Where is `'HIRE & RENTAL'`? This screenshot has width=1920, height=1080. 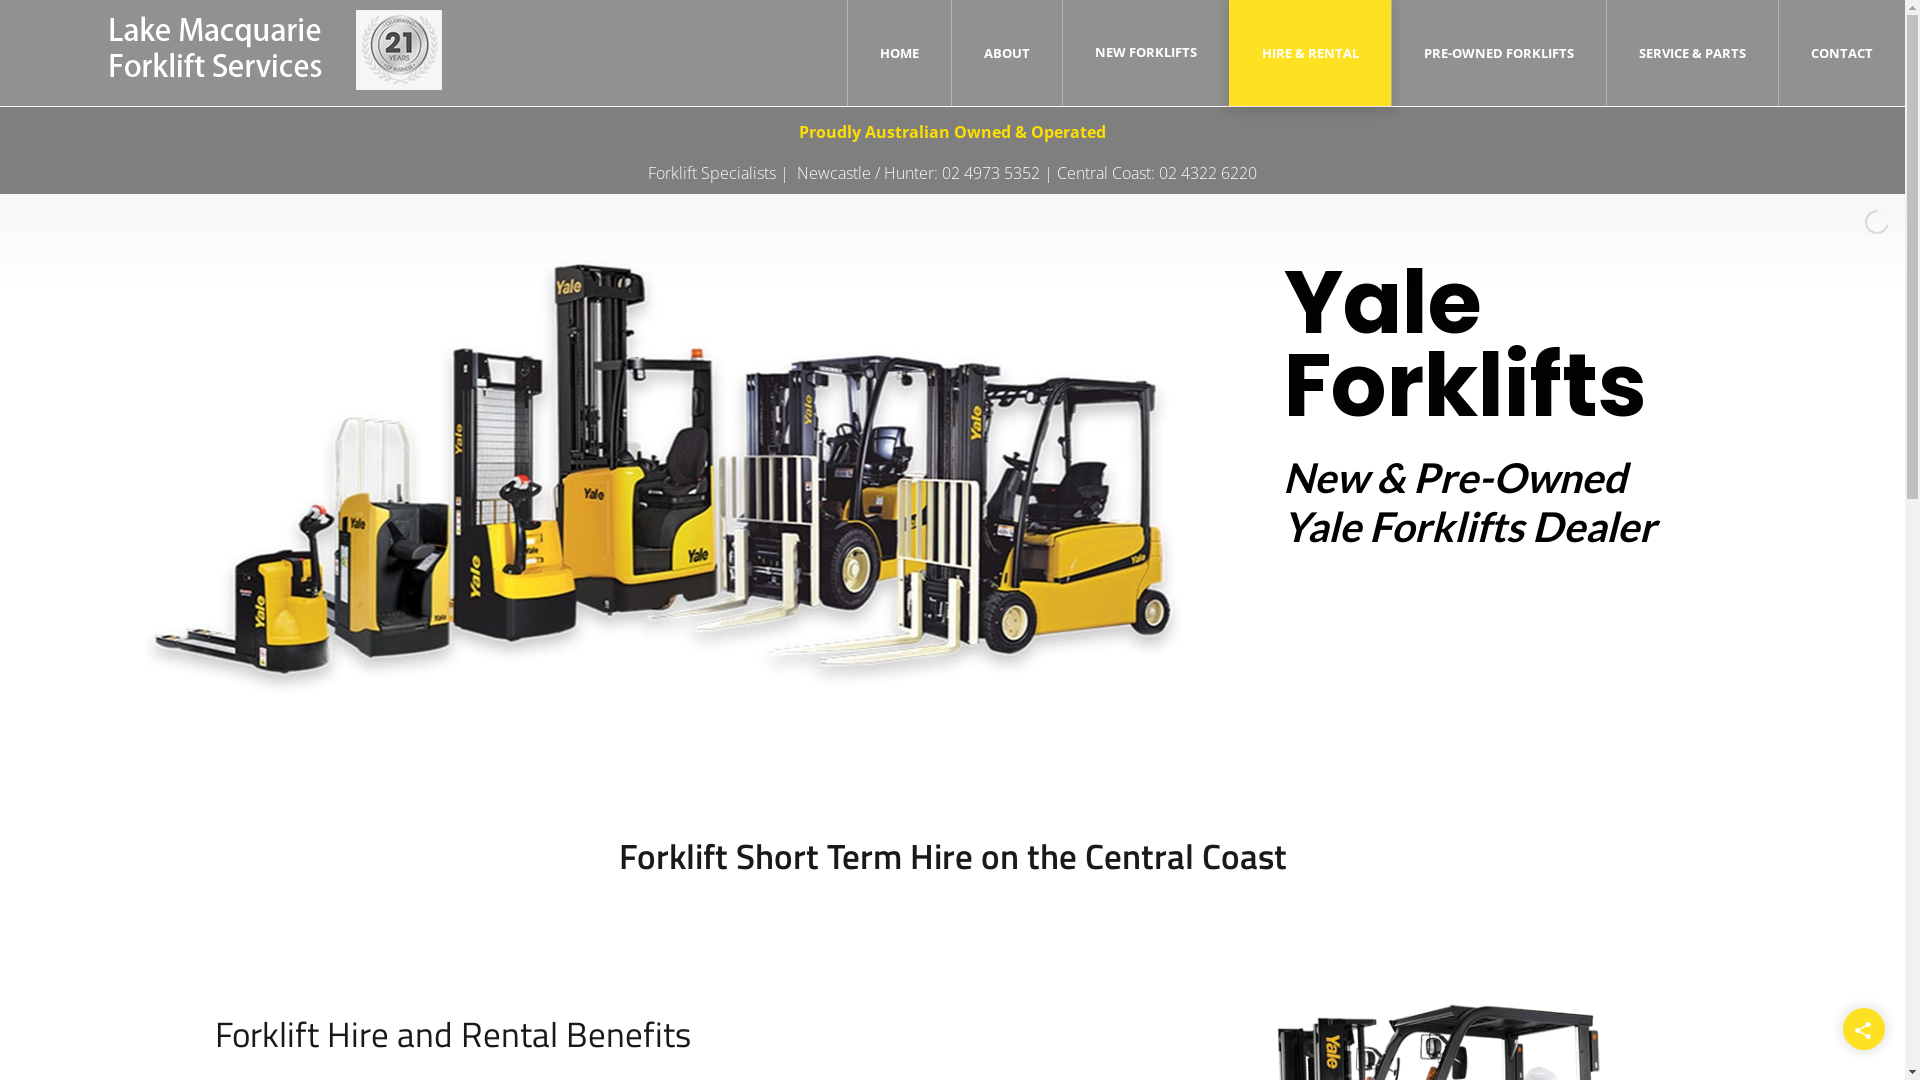 'HIRE & RENTAL' is located at coordinates (1261, 52).